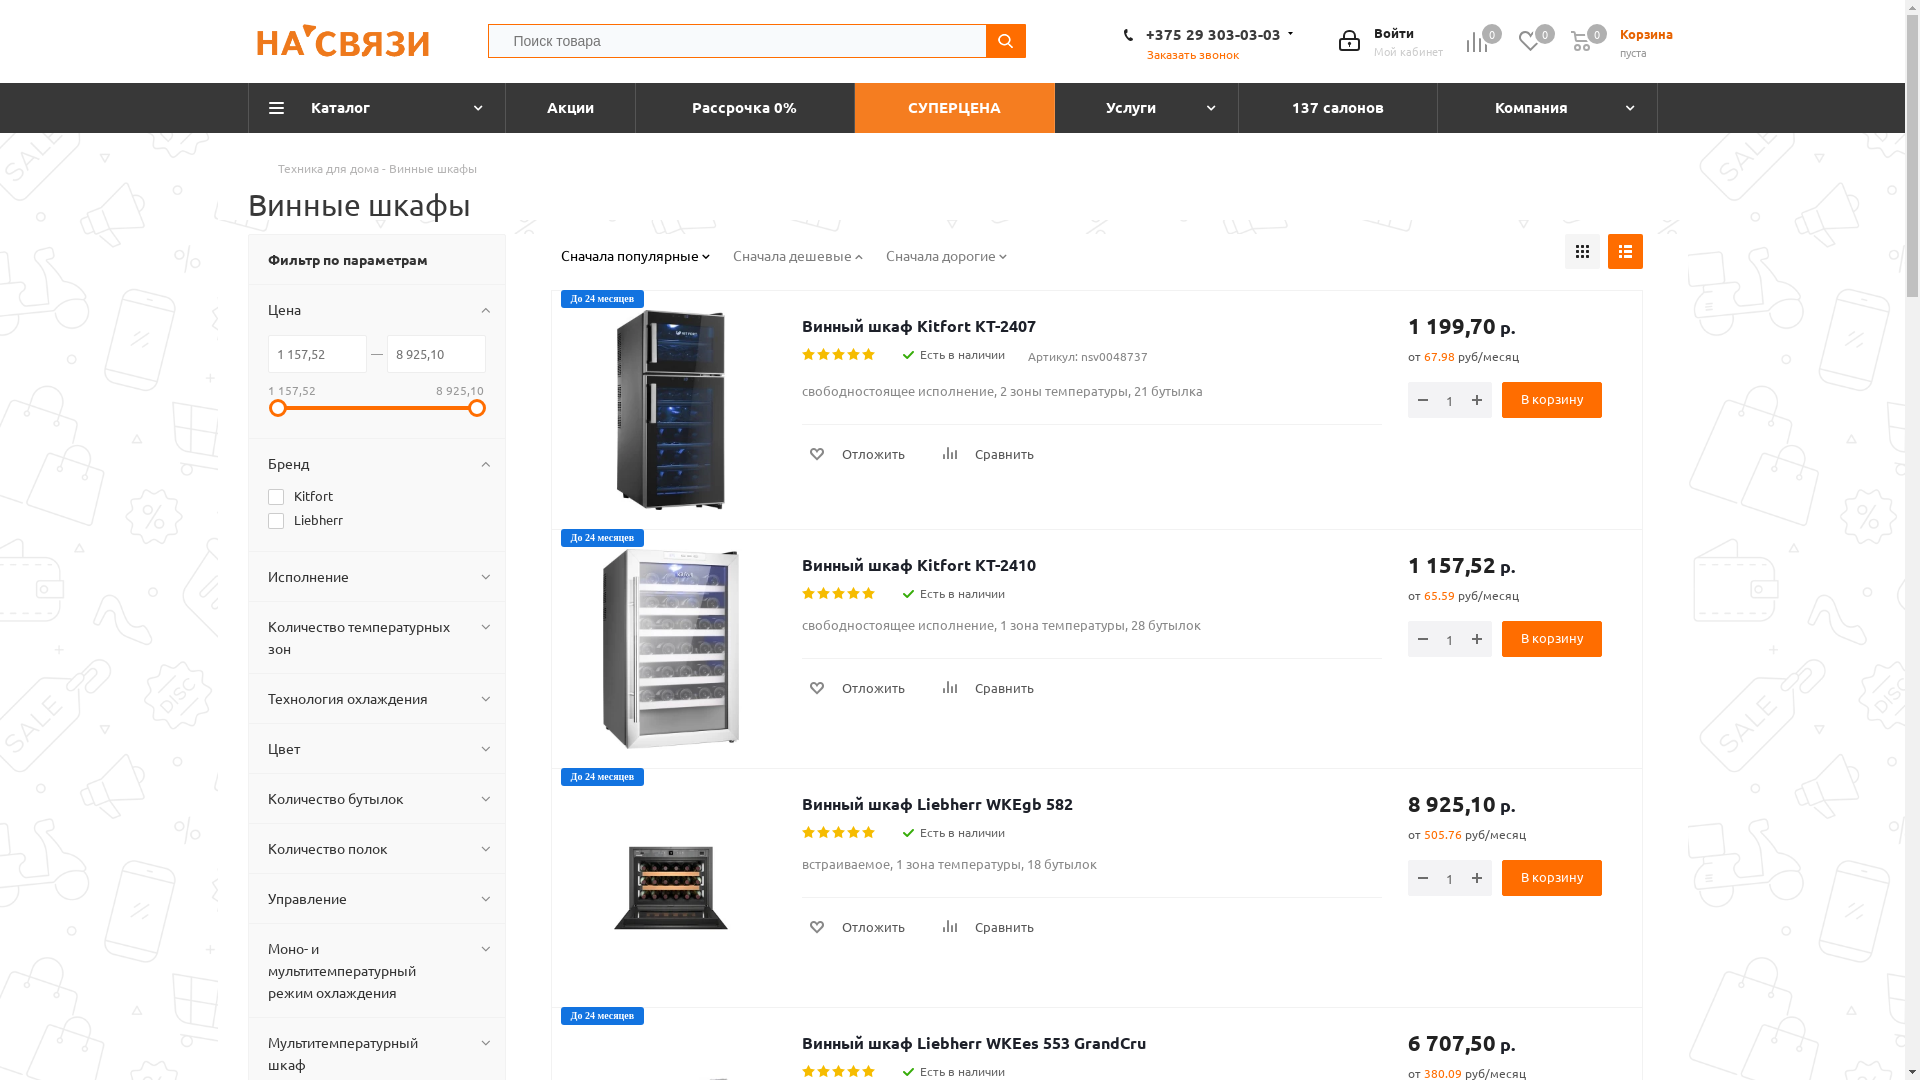  Describe the element at coordinates (839, 353) in the screenshot. I see `'3'` at that location.